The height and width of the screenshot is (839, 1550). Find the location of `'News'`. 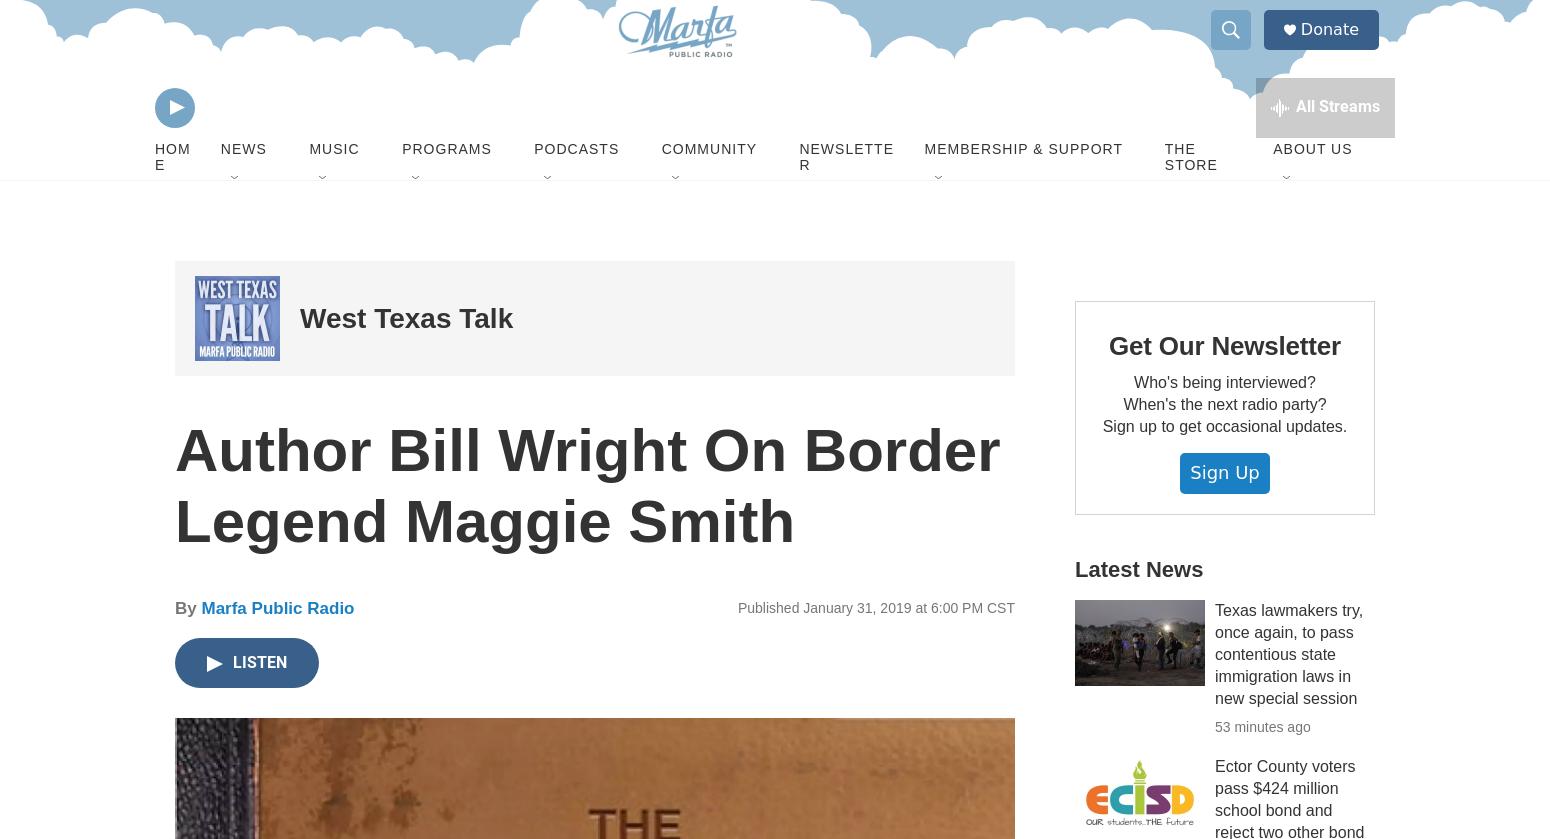

'News' is located at coordinates (218, 198).